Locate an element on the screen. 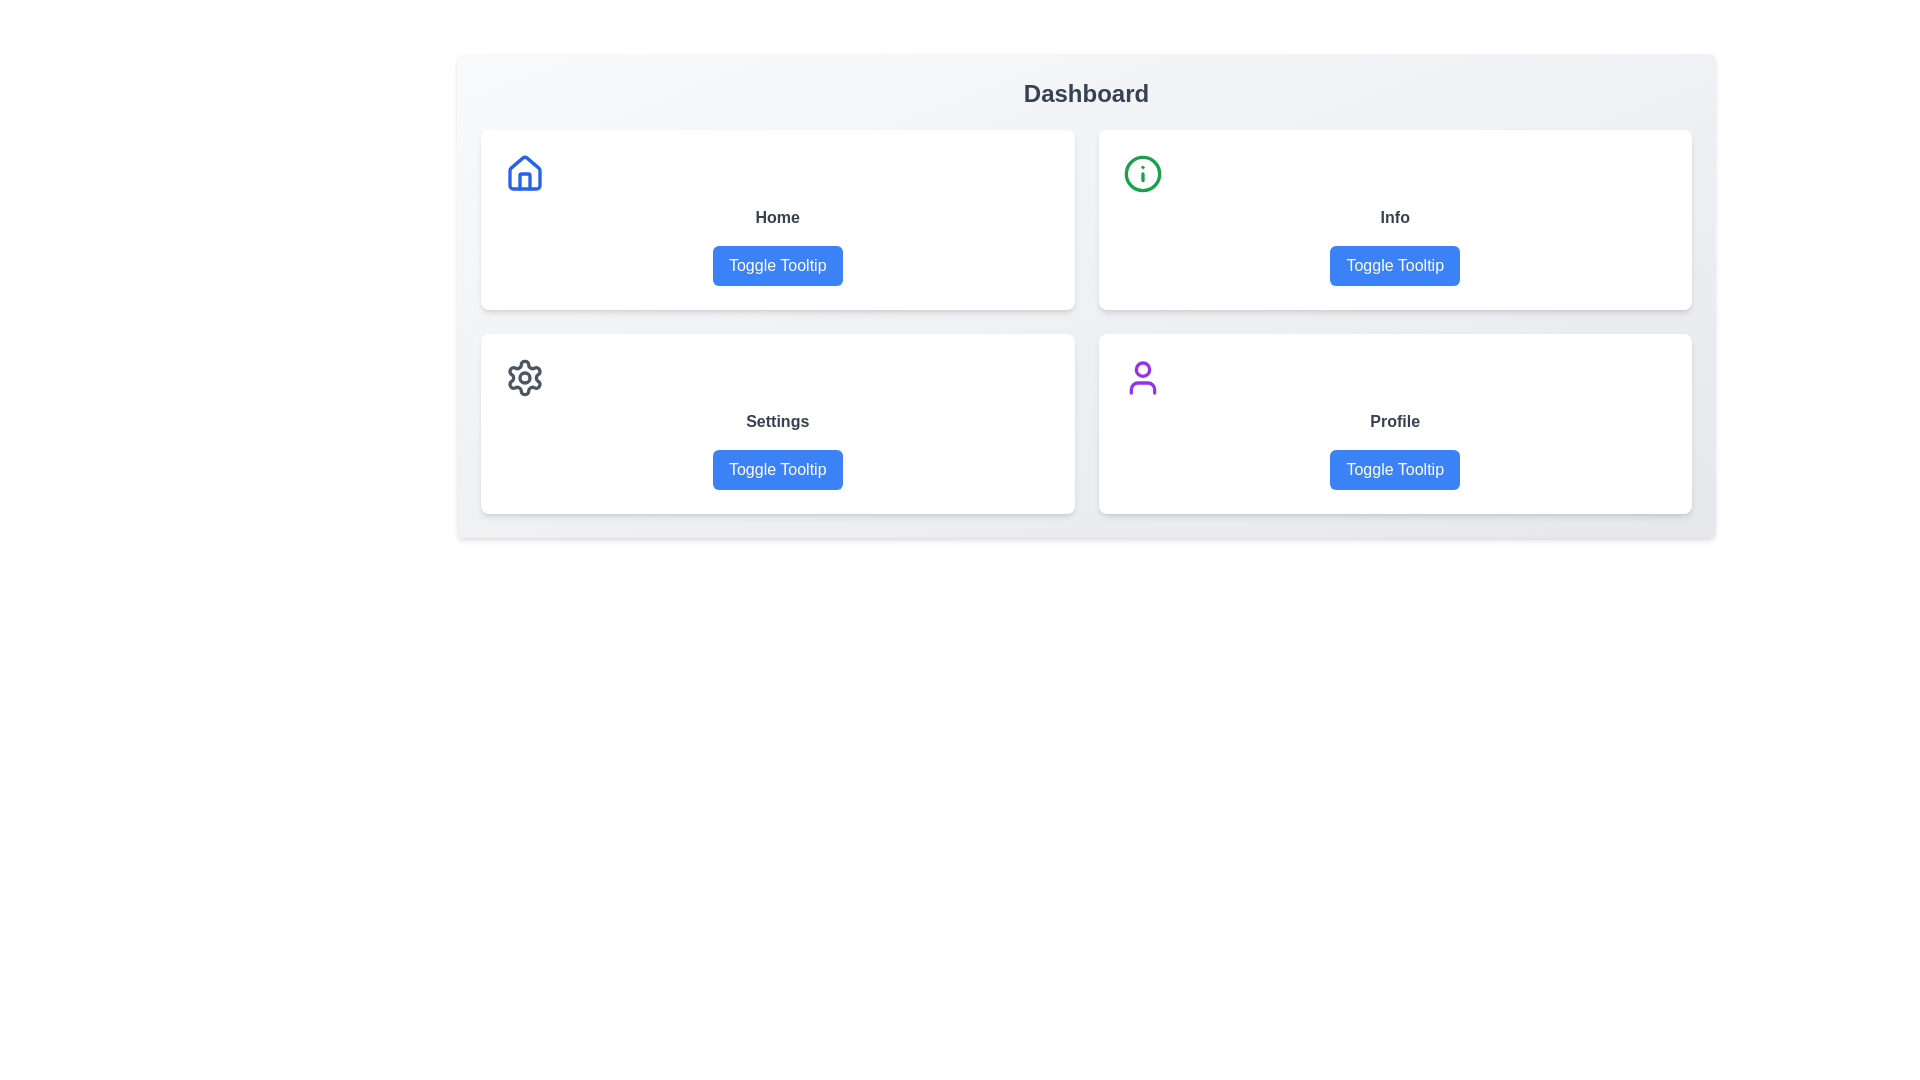  the blue button with white text labeled 'Toggle Tooltip' located in the bottom left card of the grid layout is located at coordinates (776, 470).